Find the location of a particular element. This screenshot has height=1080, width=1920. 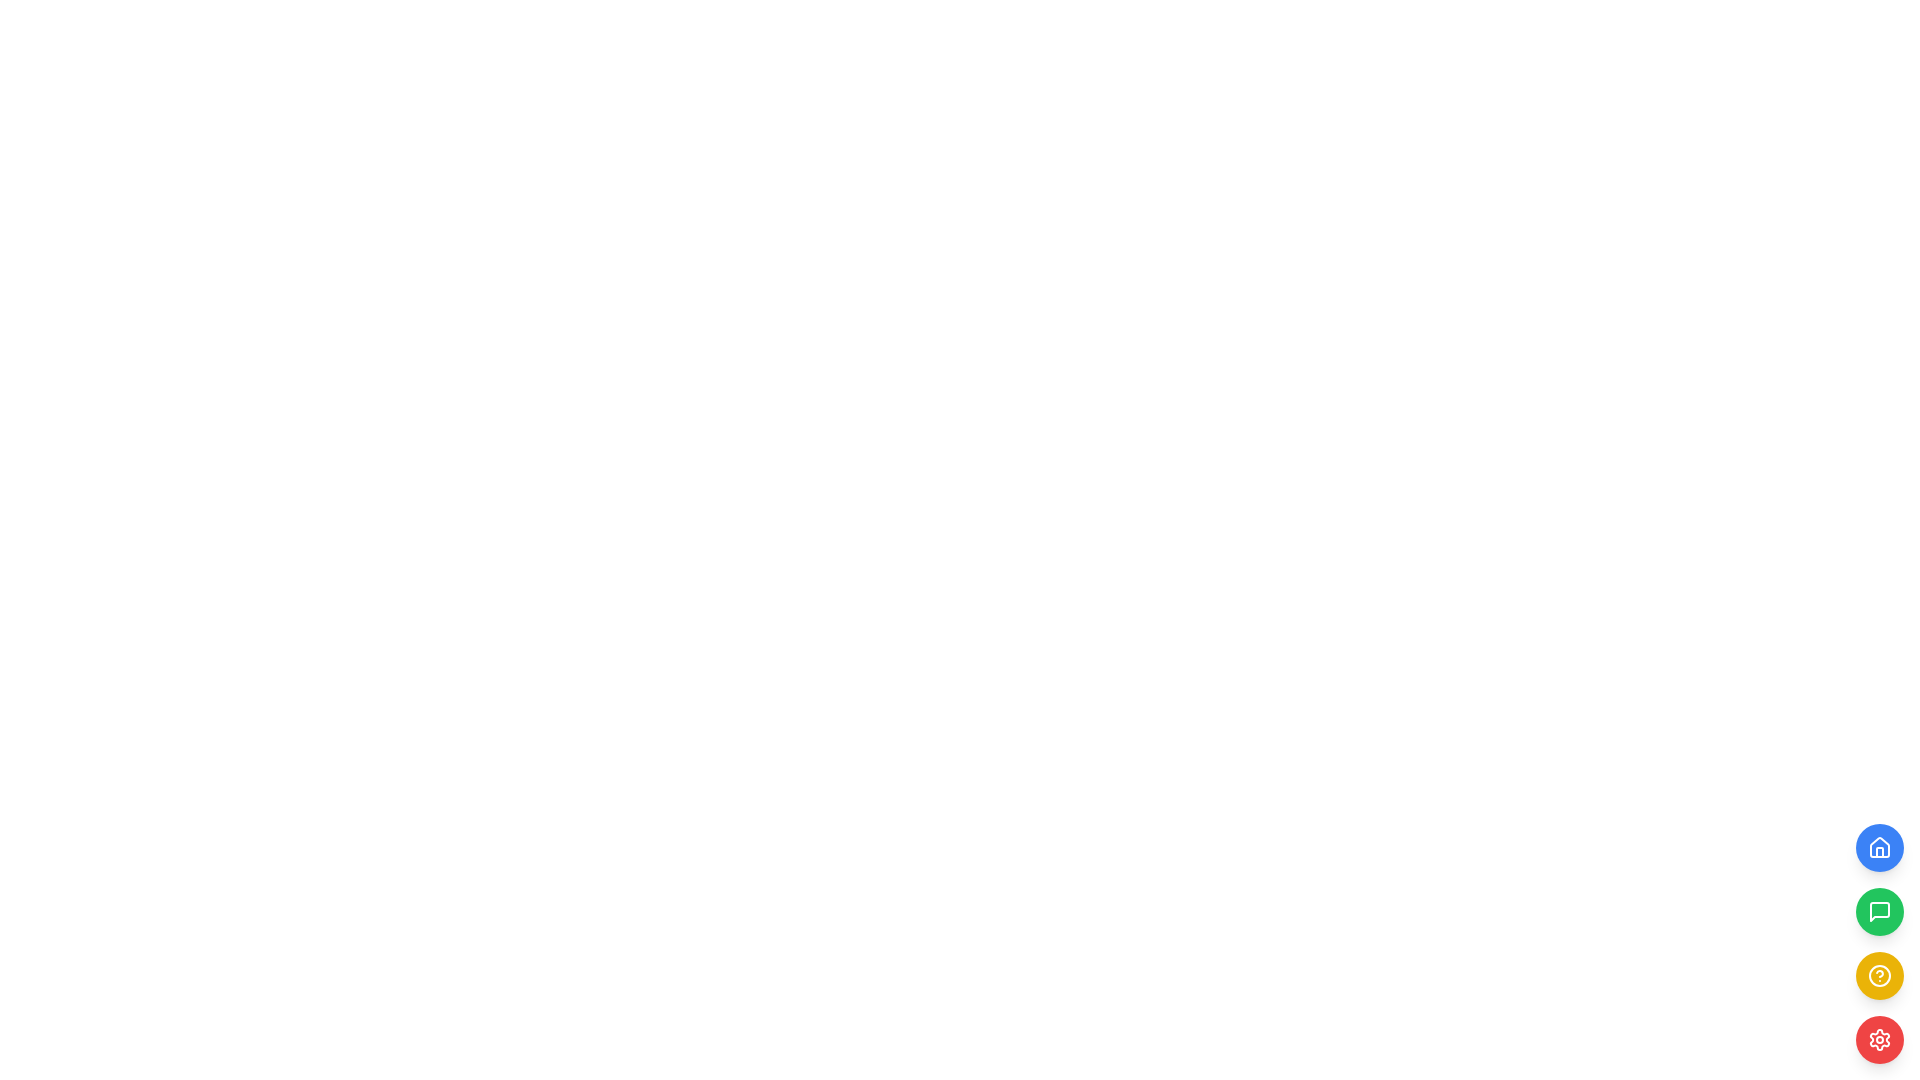

the chat initiation button located at the bottom right corner of the interface, identified by its speech bubble icon, which is the third circular button in a vertical arrangement is located at coordinates (1879, 911).